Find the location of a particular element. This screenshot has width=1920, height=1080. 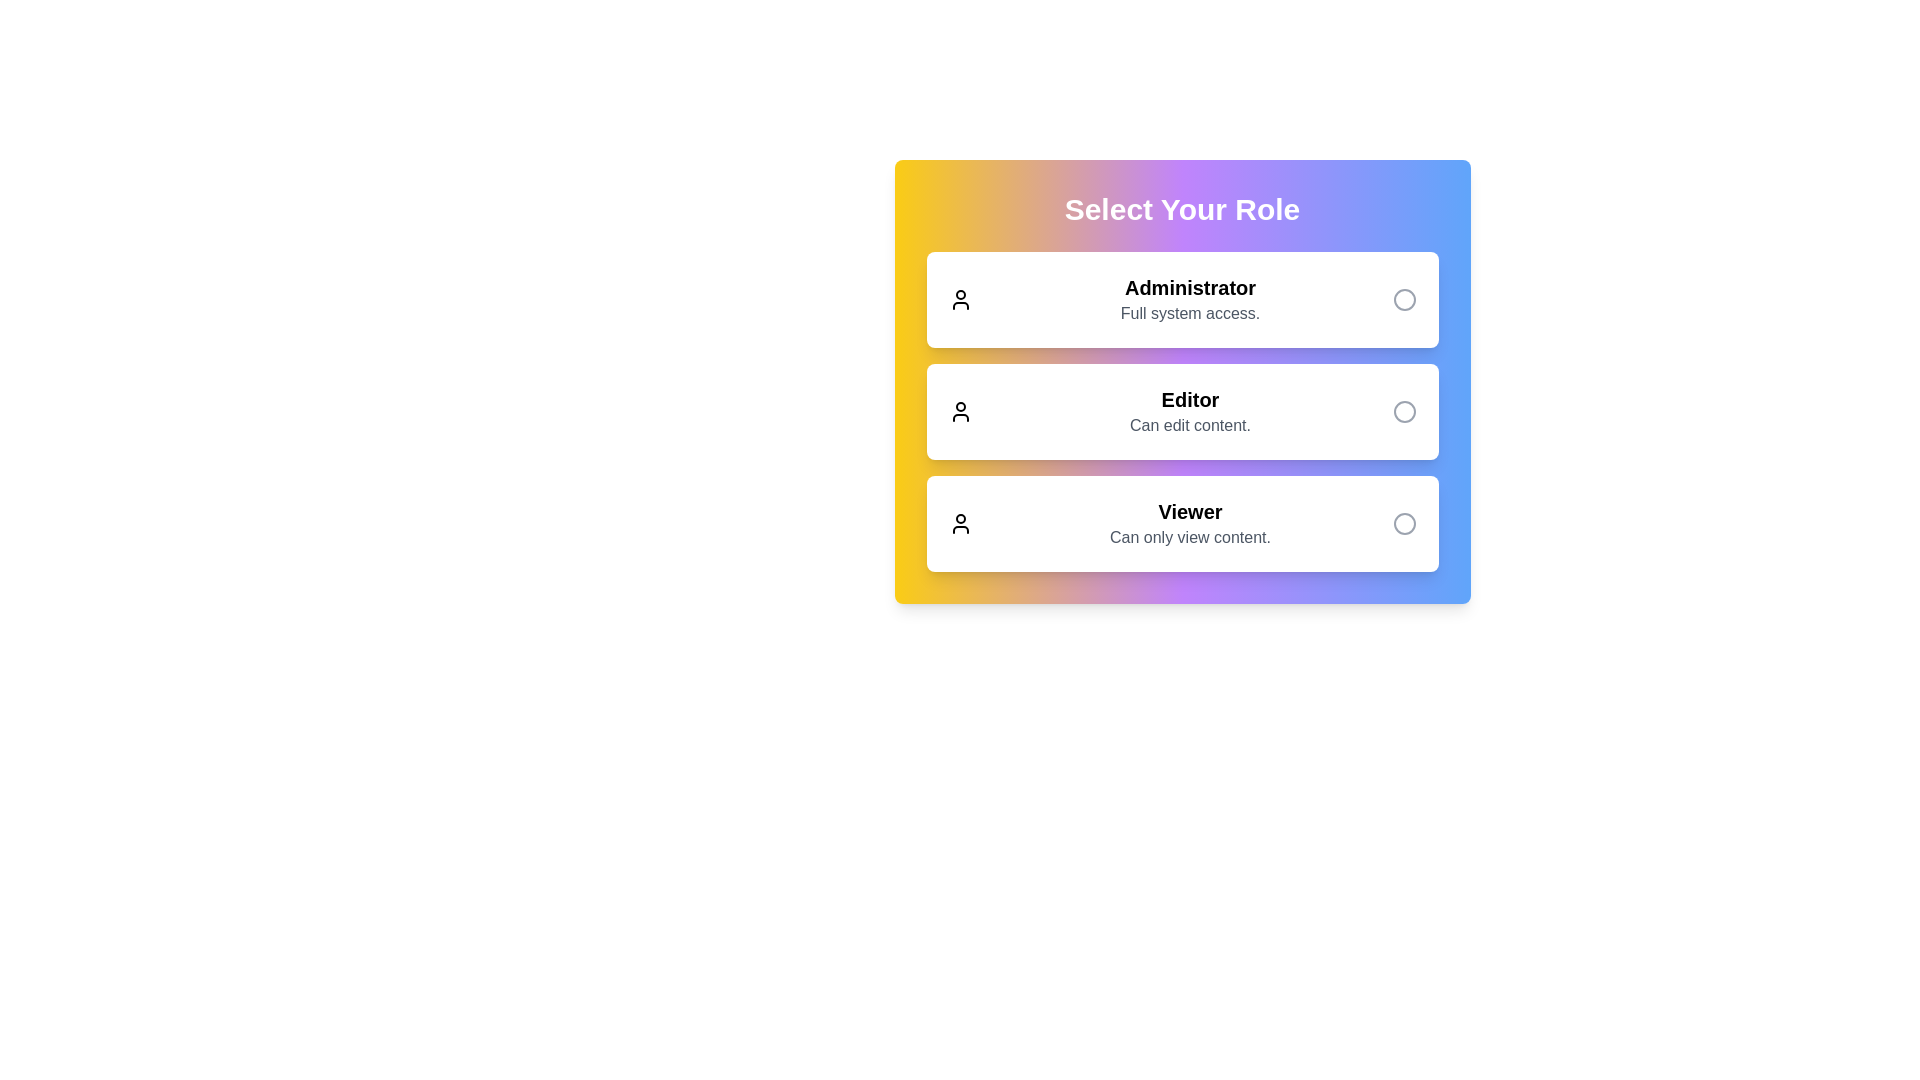

the Viewer role descriptor text label to read more details about the Viewer option in the role selection interface is located at coordinates (1190, 523).